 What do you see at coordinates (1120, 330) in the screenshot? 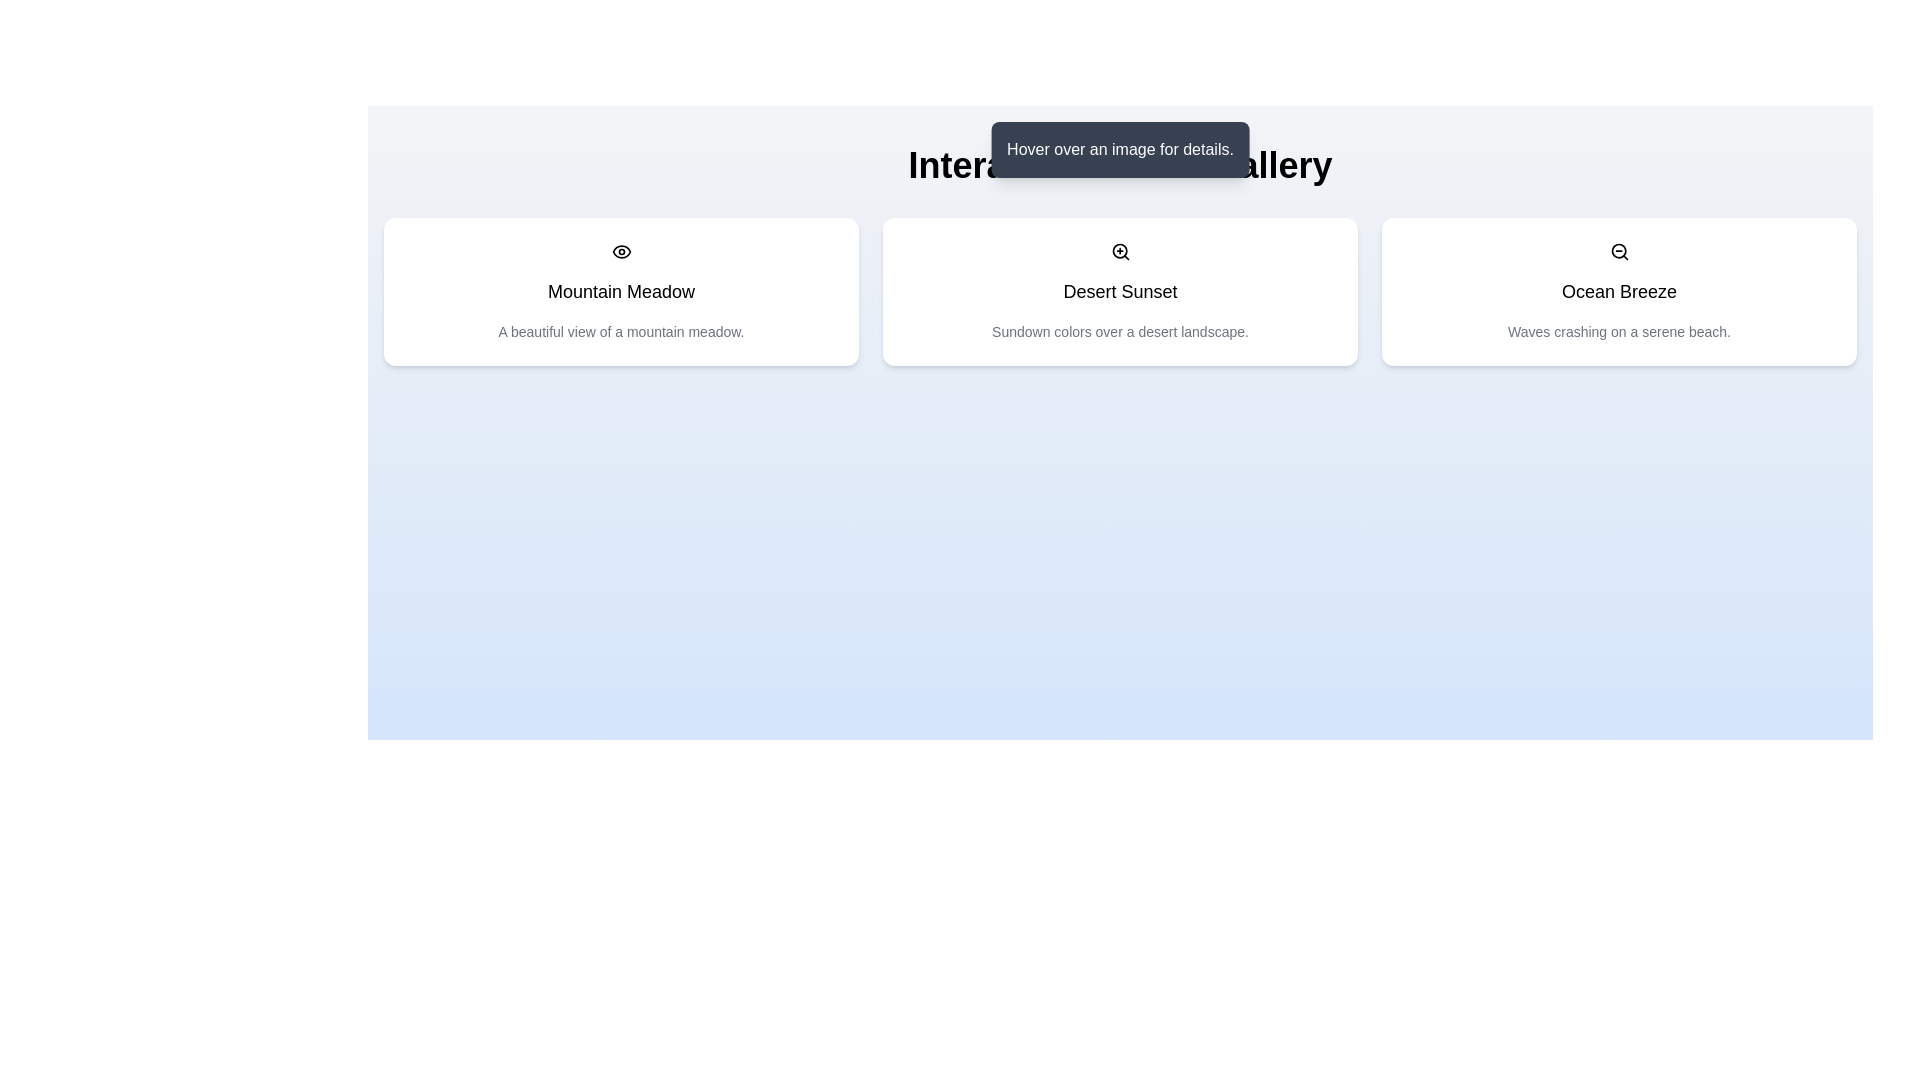
I see `descriptive text label located below the title 'Desert Sunset', which is styled in a small gray font` at bounding box center [1120, 330].